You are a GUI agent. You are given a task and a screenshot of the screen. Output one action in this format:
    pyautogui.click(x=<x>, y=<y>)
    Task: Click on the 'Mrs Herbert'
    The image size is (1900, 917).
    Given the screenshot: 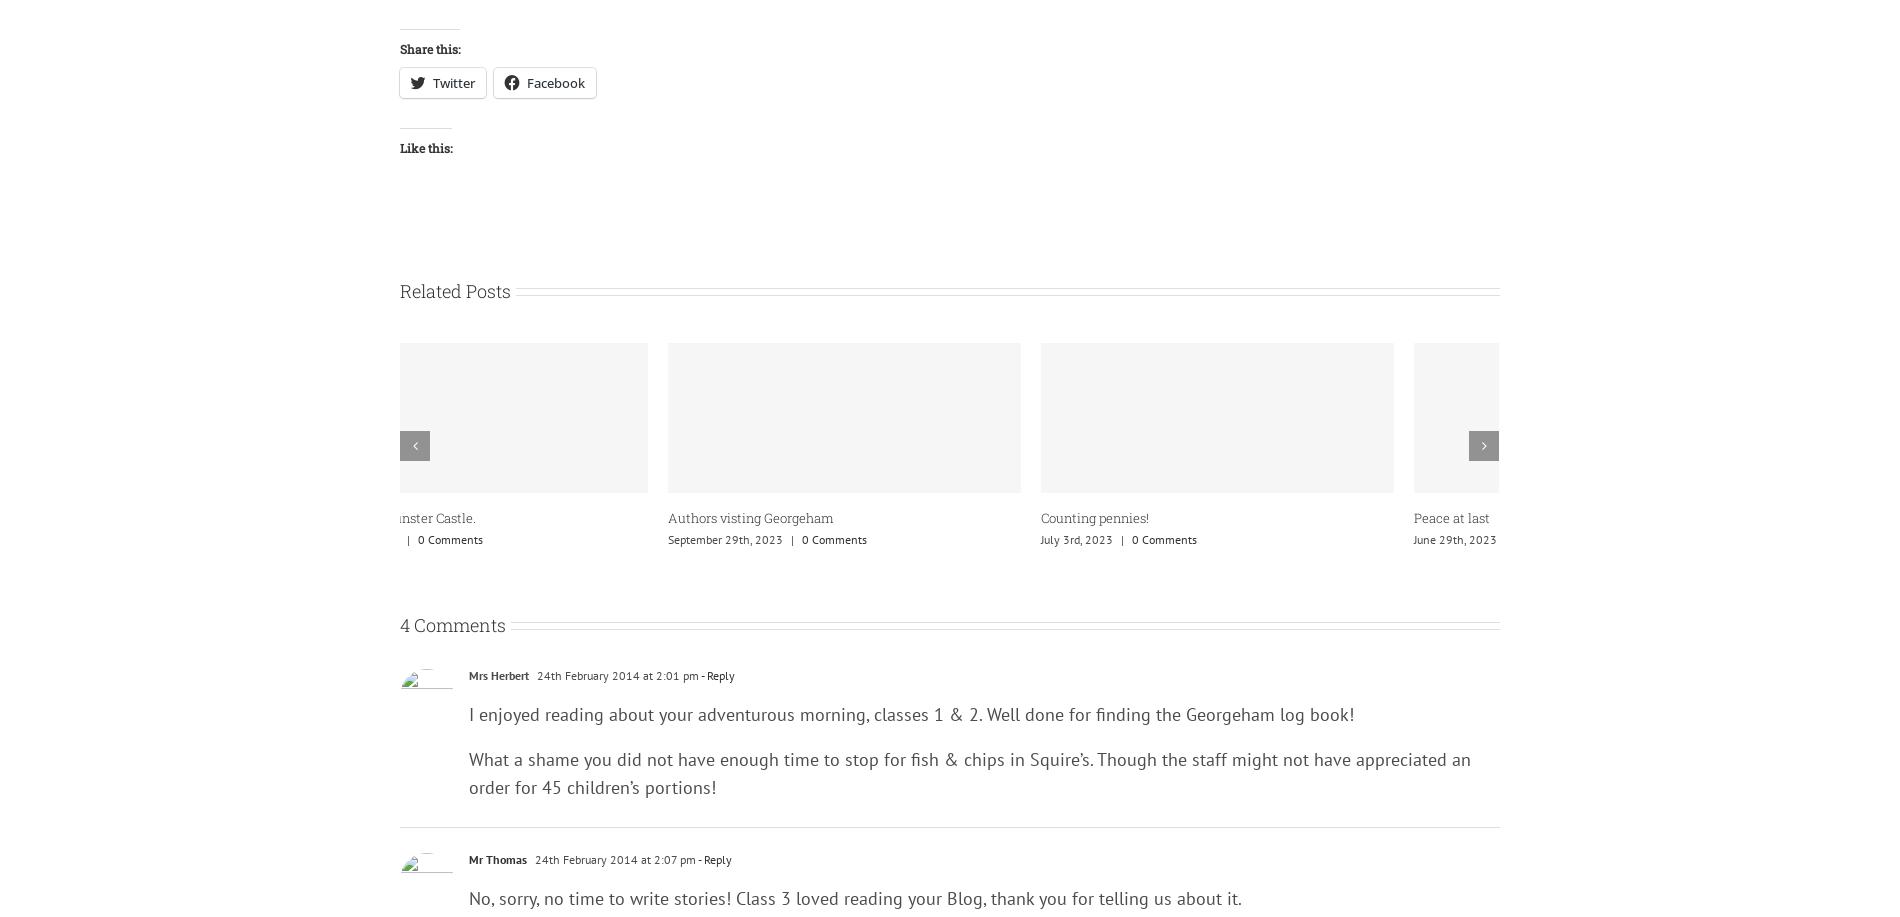 What is the action you would take?
    pyautogui.click(x=498, y=674)
    